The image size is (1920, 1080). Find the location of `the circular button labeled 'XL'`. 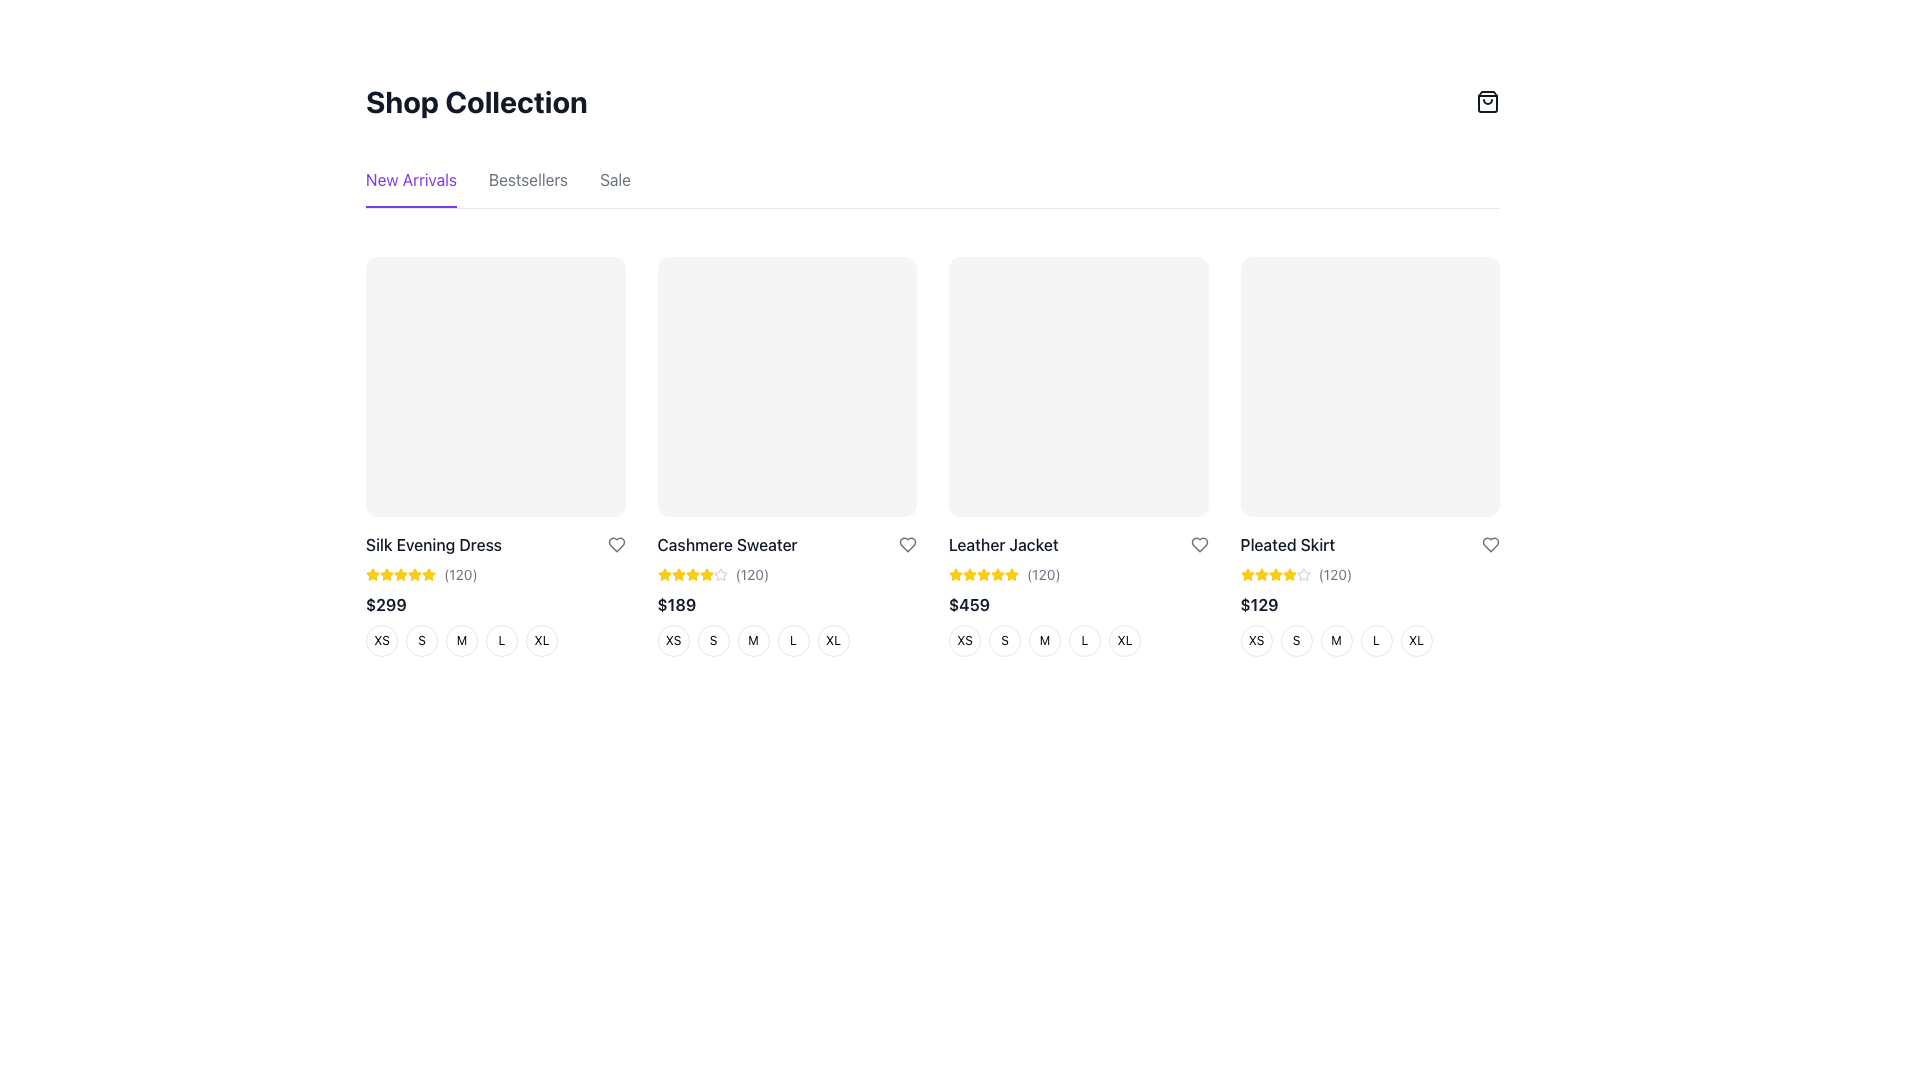

the circular button labeled 'XL' is located at coordinates (1124, 640).